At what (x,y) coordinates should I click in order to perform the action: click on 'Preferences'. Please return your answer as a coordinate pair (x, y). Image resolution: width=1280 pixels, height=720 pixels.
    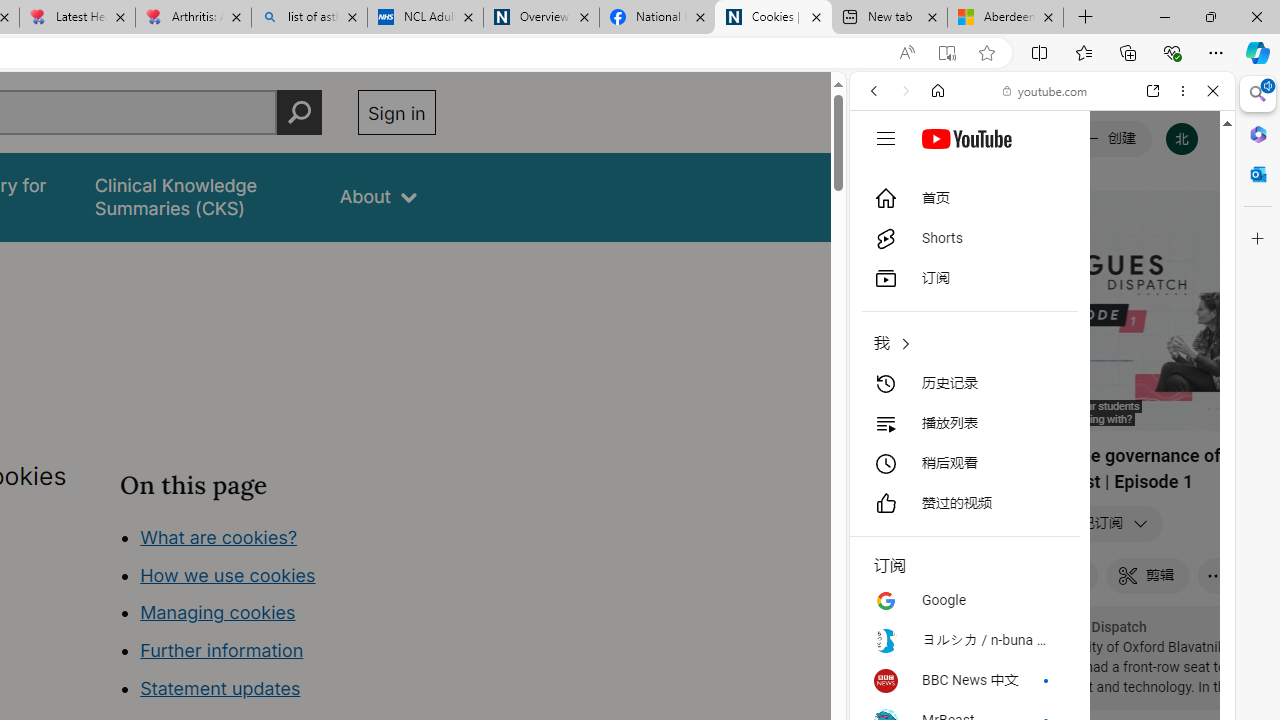
    Looking at the image, I should click on (1189, 227).